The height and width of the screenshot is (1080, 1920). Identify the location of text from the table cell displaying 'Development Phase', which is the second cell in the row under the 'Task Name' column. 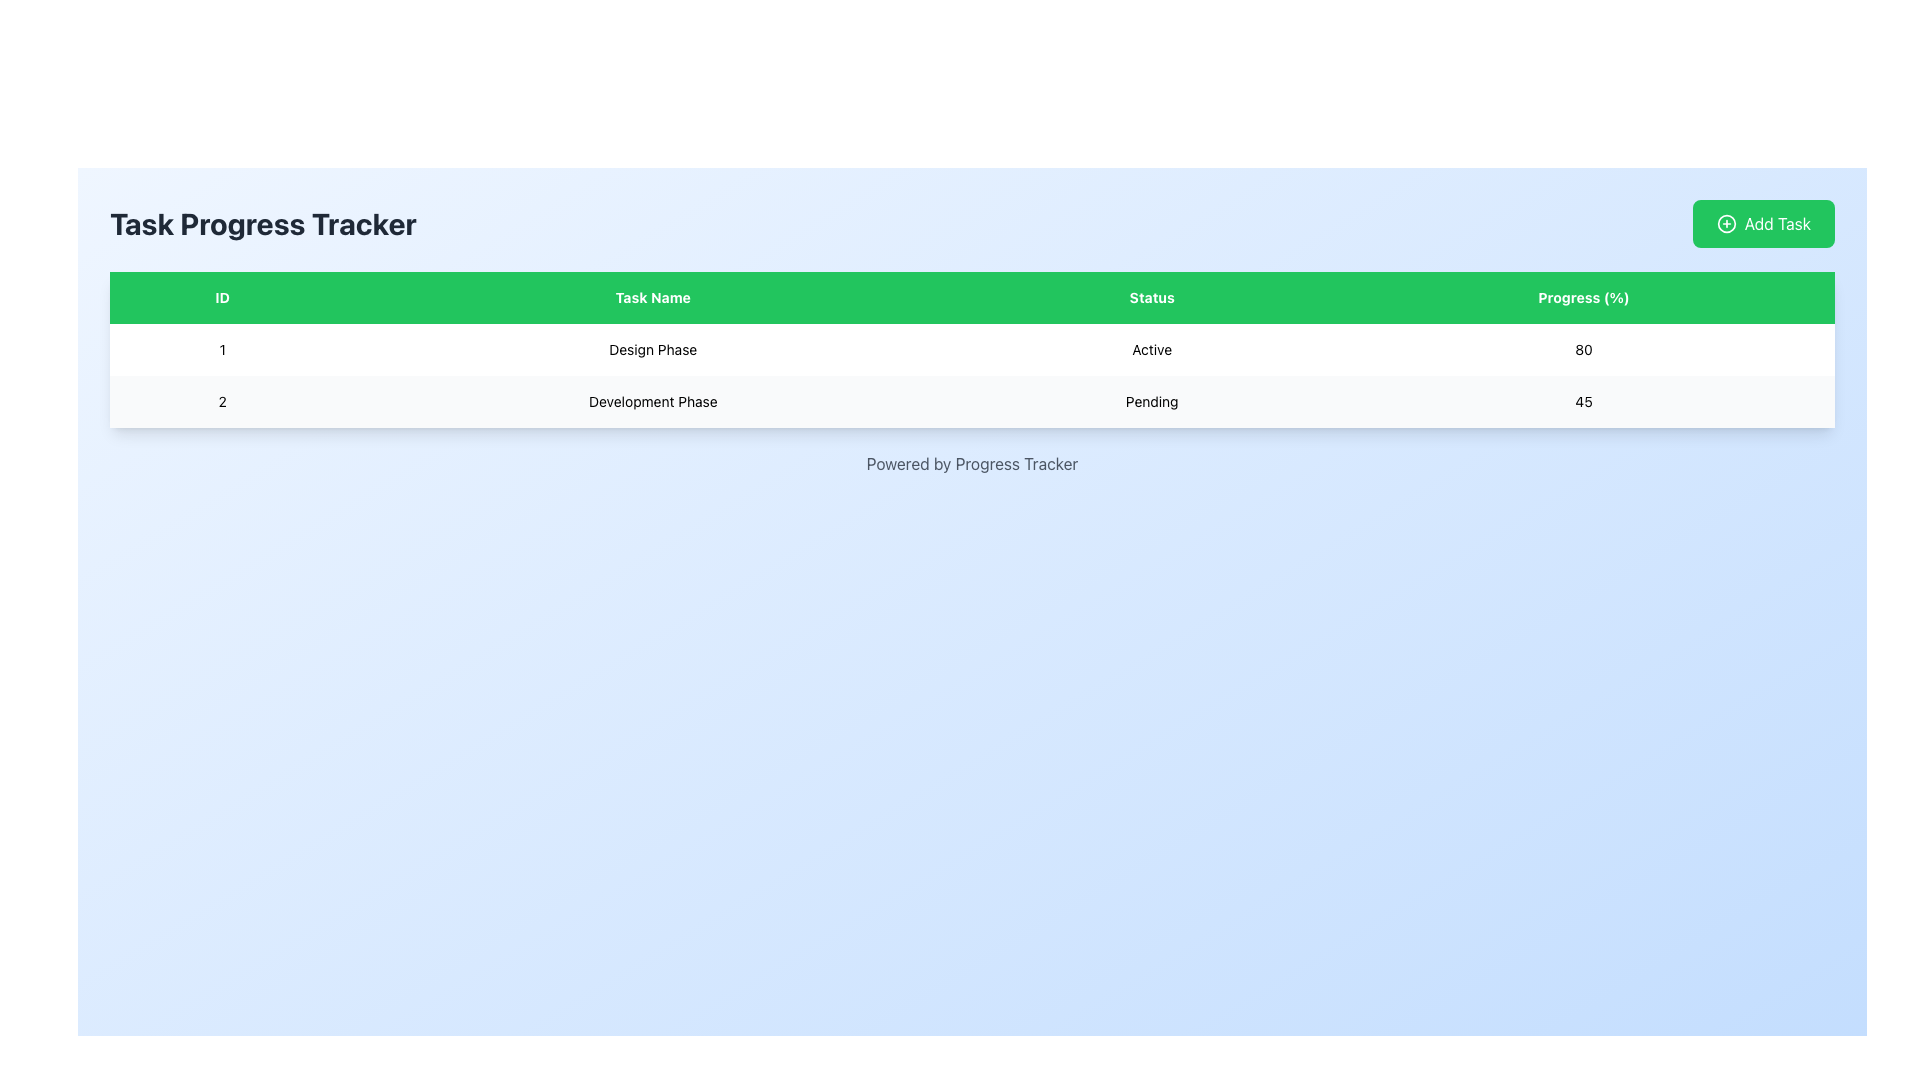
(653, 401).